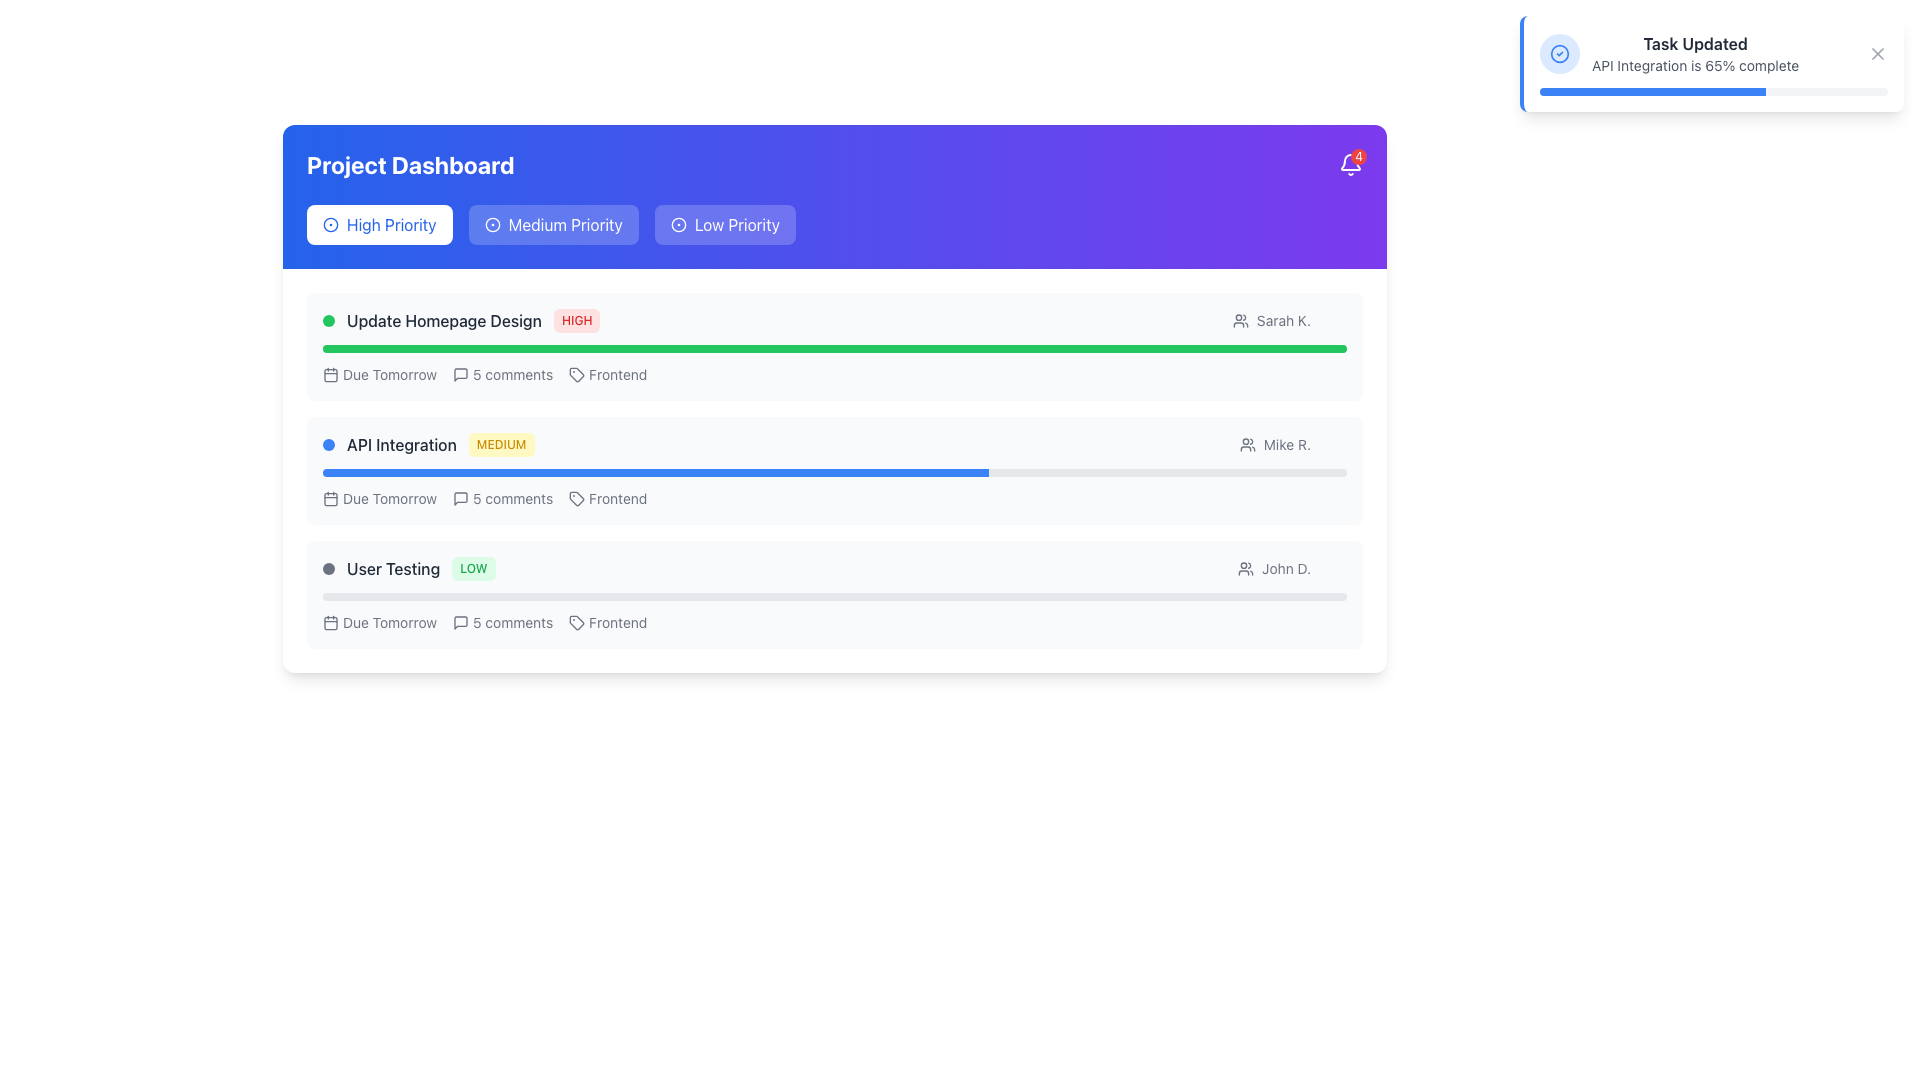  I want to click on static text label that identifies the task 'User Testing', which is located in the third task row labeled 'User Testing LOW', so click(393, 569).